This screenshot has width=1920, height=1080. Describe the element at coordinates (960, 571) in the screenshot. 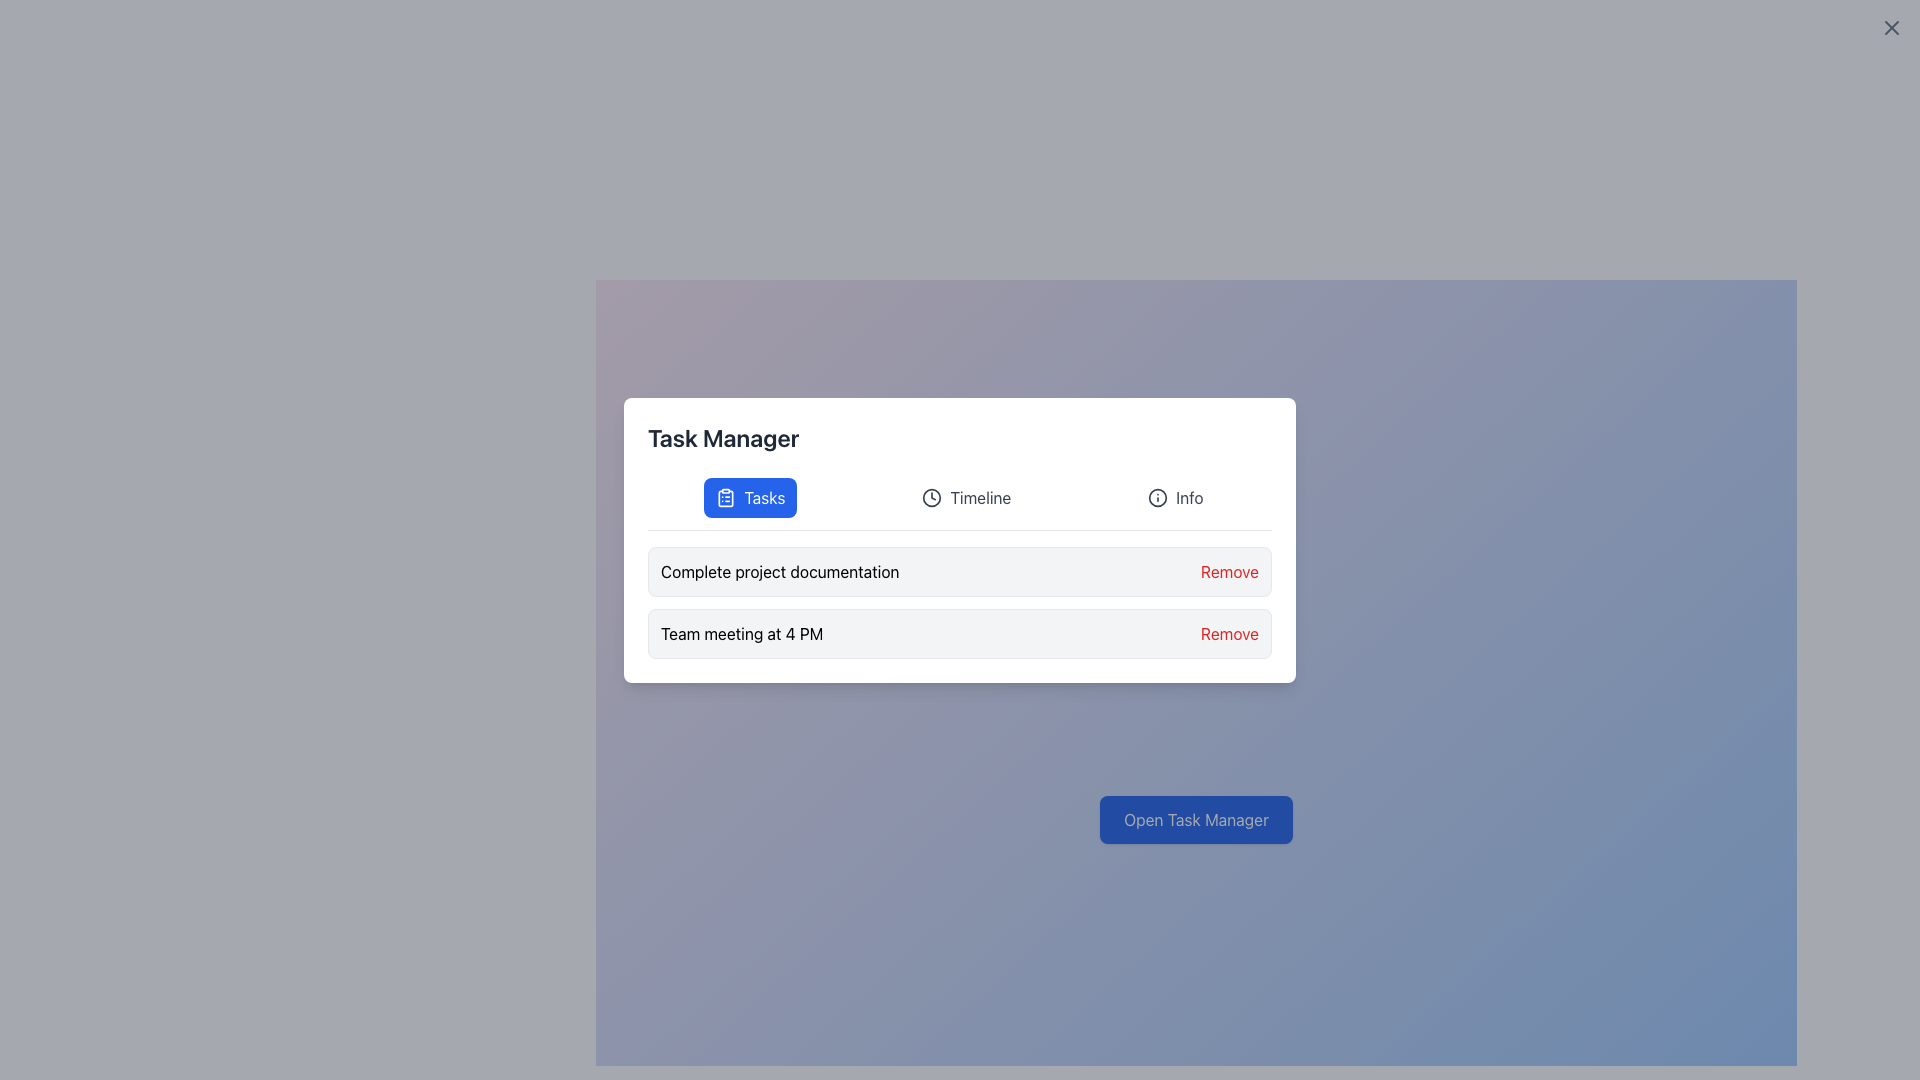

I see `the 'Remove' link of the task item labeled 'Complete project documentation'` at that location.